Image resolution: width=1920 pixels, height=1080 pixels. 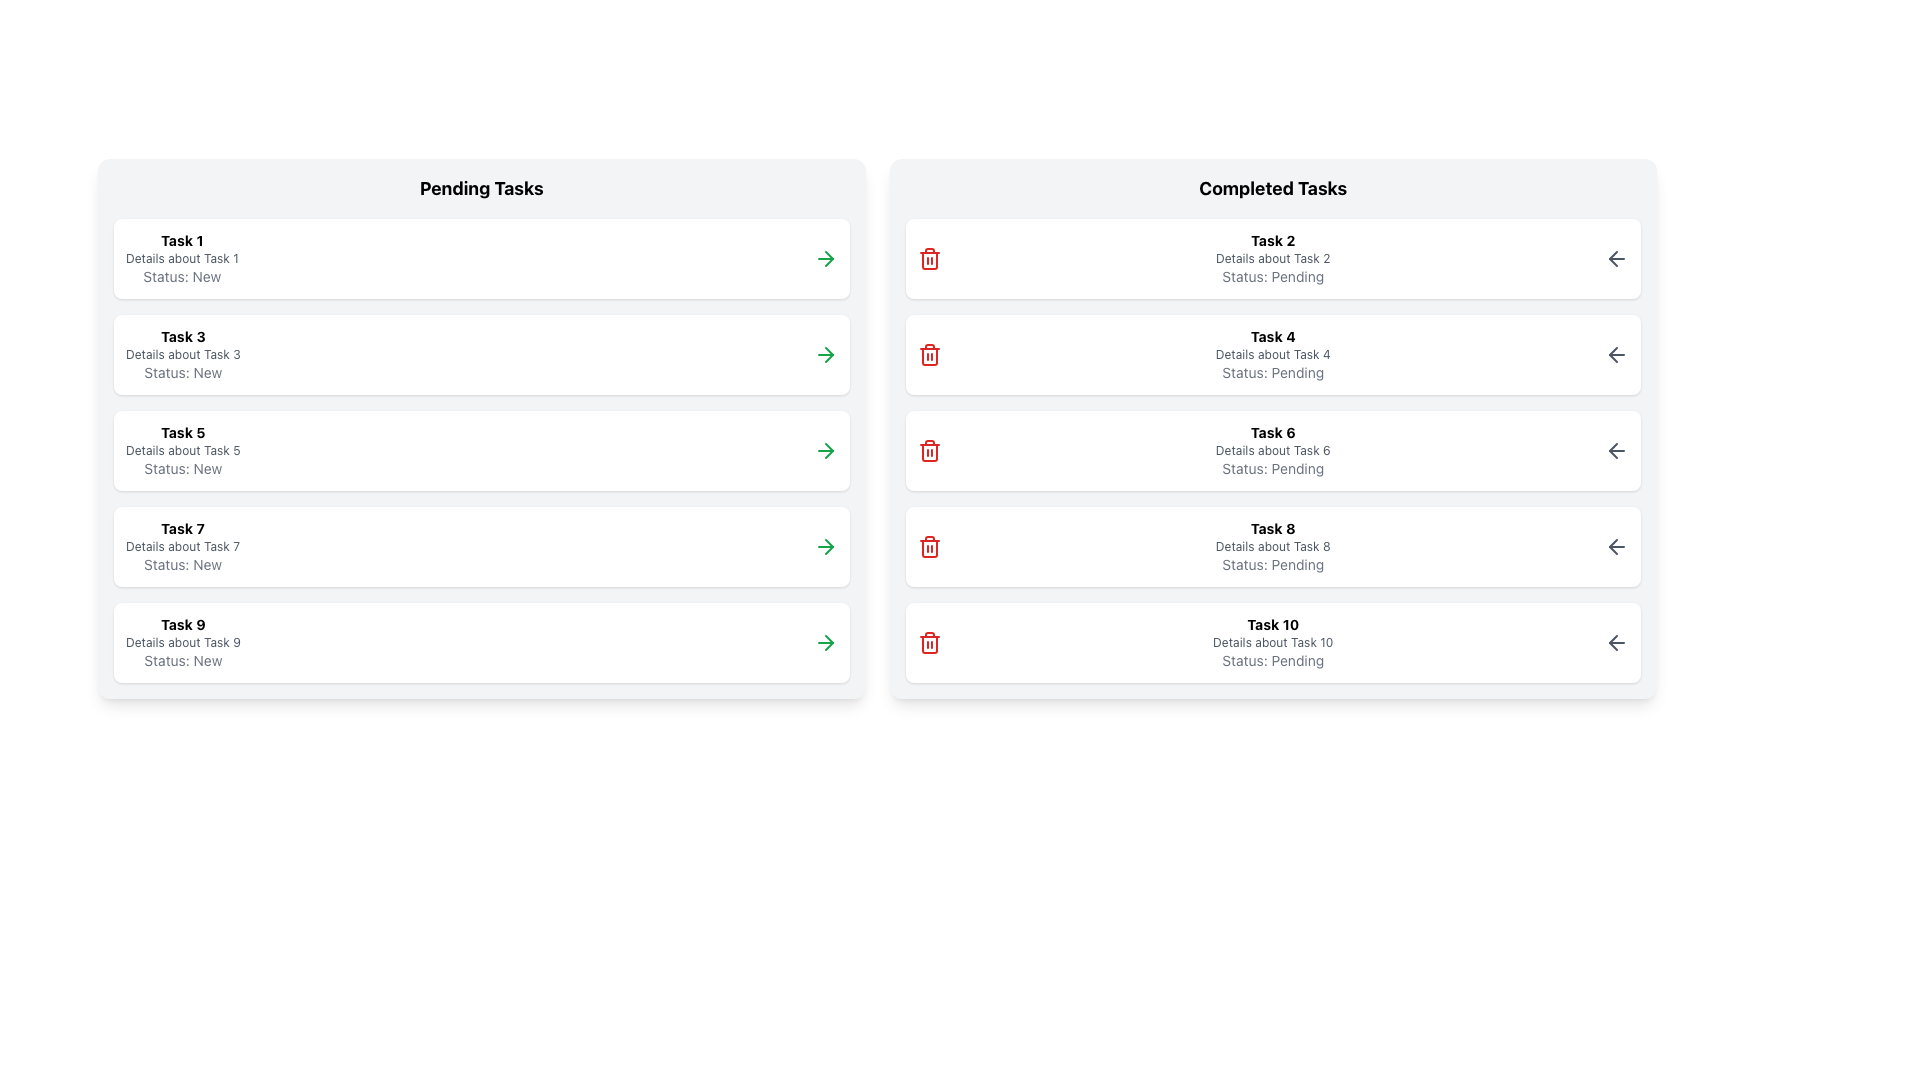 What do you see at coordinates (182, 257) in the screenshot?
I see `task information from the text block titled 'Task 1' located in the 'Pending Tasks' section` at bounding box center [182, 257].